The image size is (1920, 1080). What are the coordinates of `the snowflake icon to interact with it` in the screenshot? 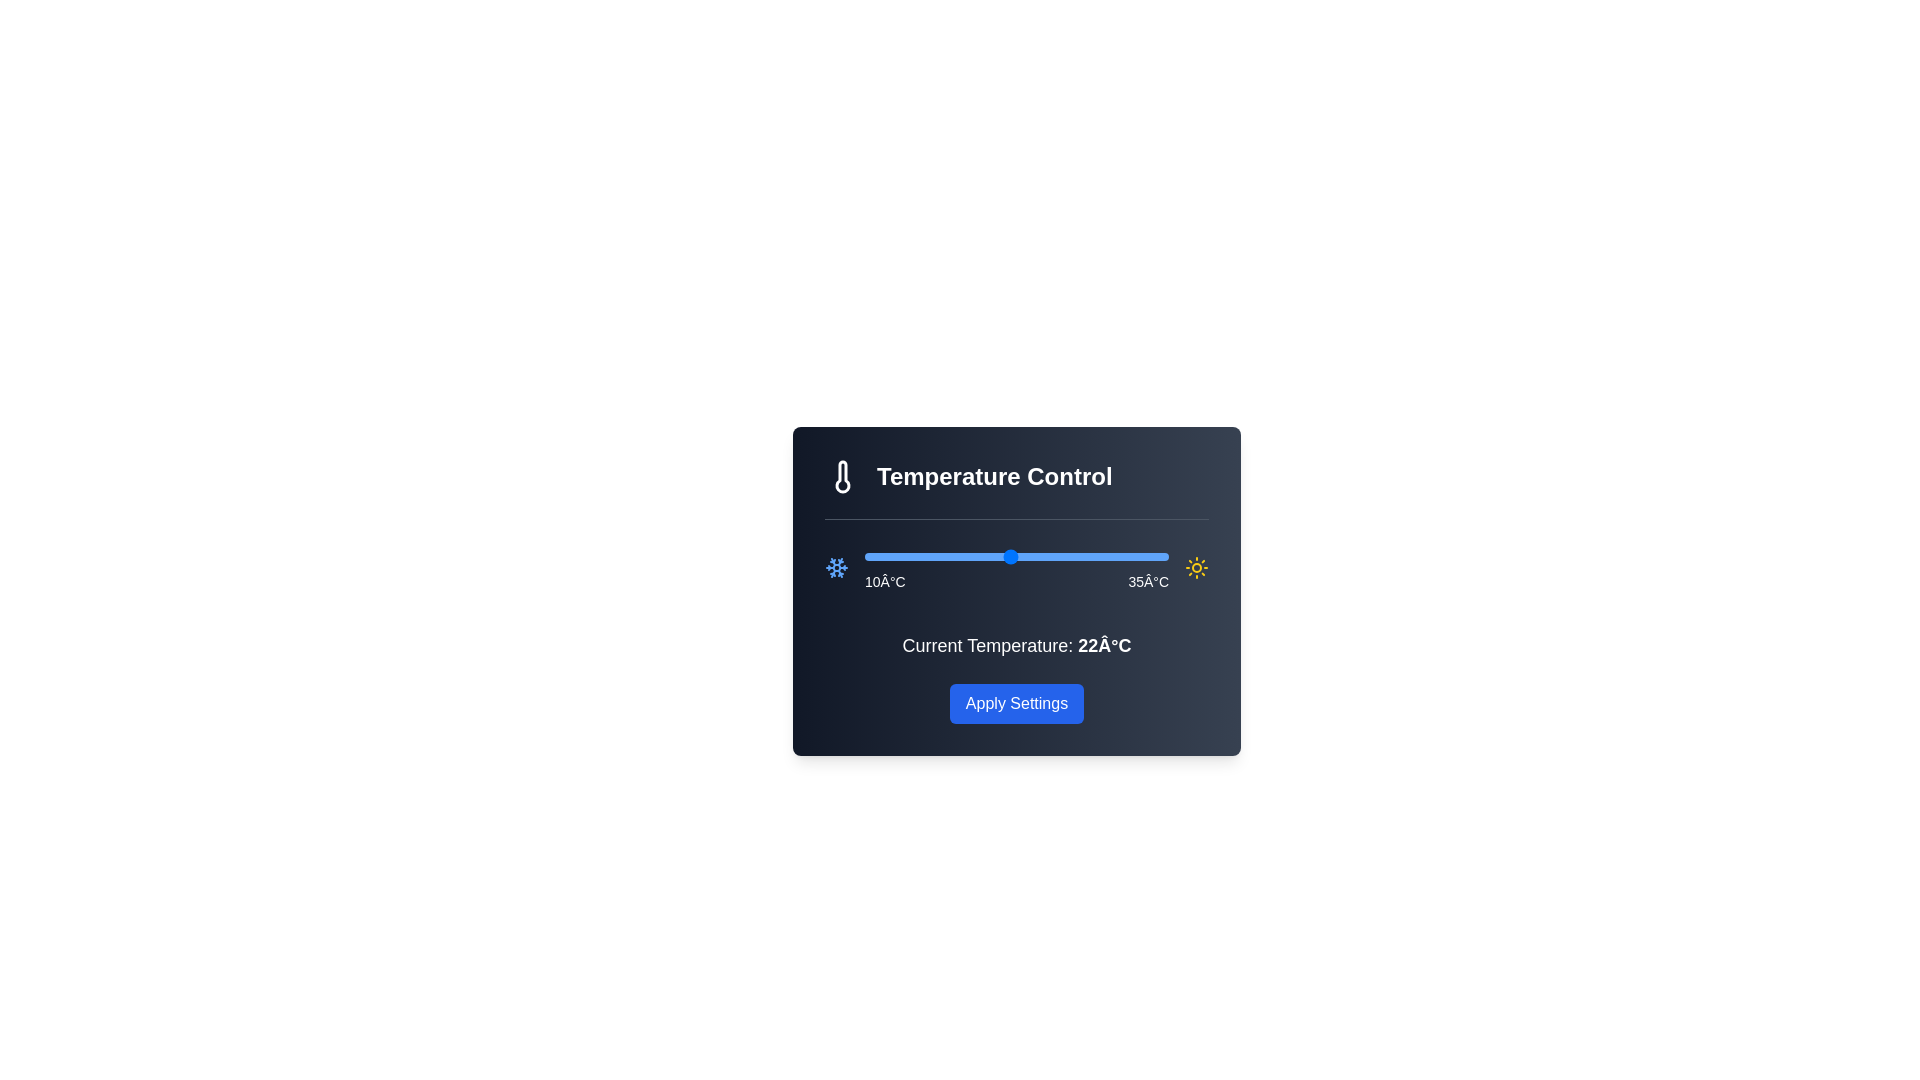 It's located at (836, 567).